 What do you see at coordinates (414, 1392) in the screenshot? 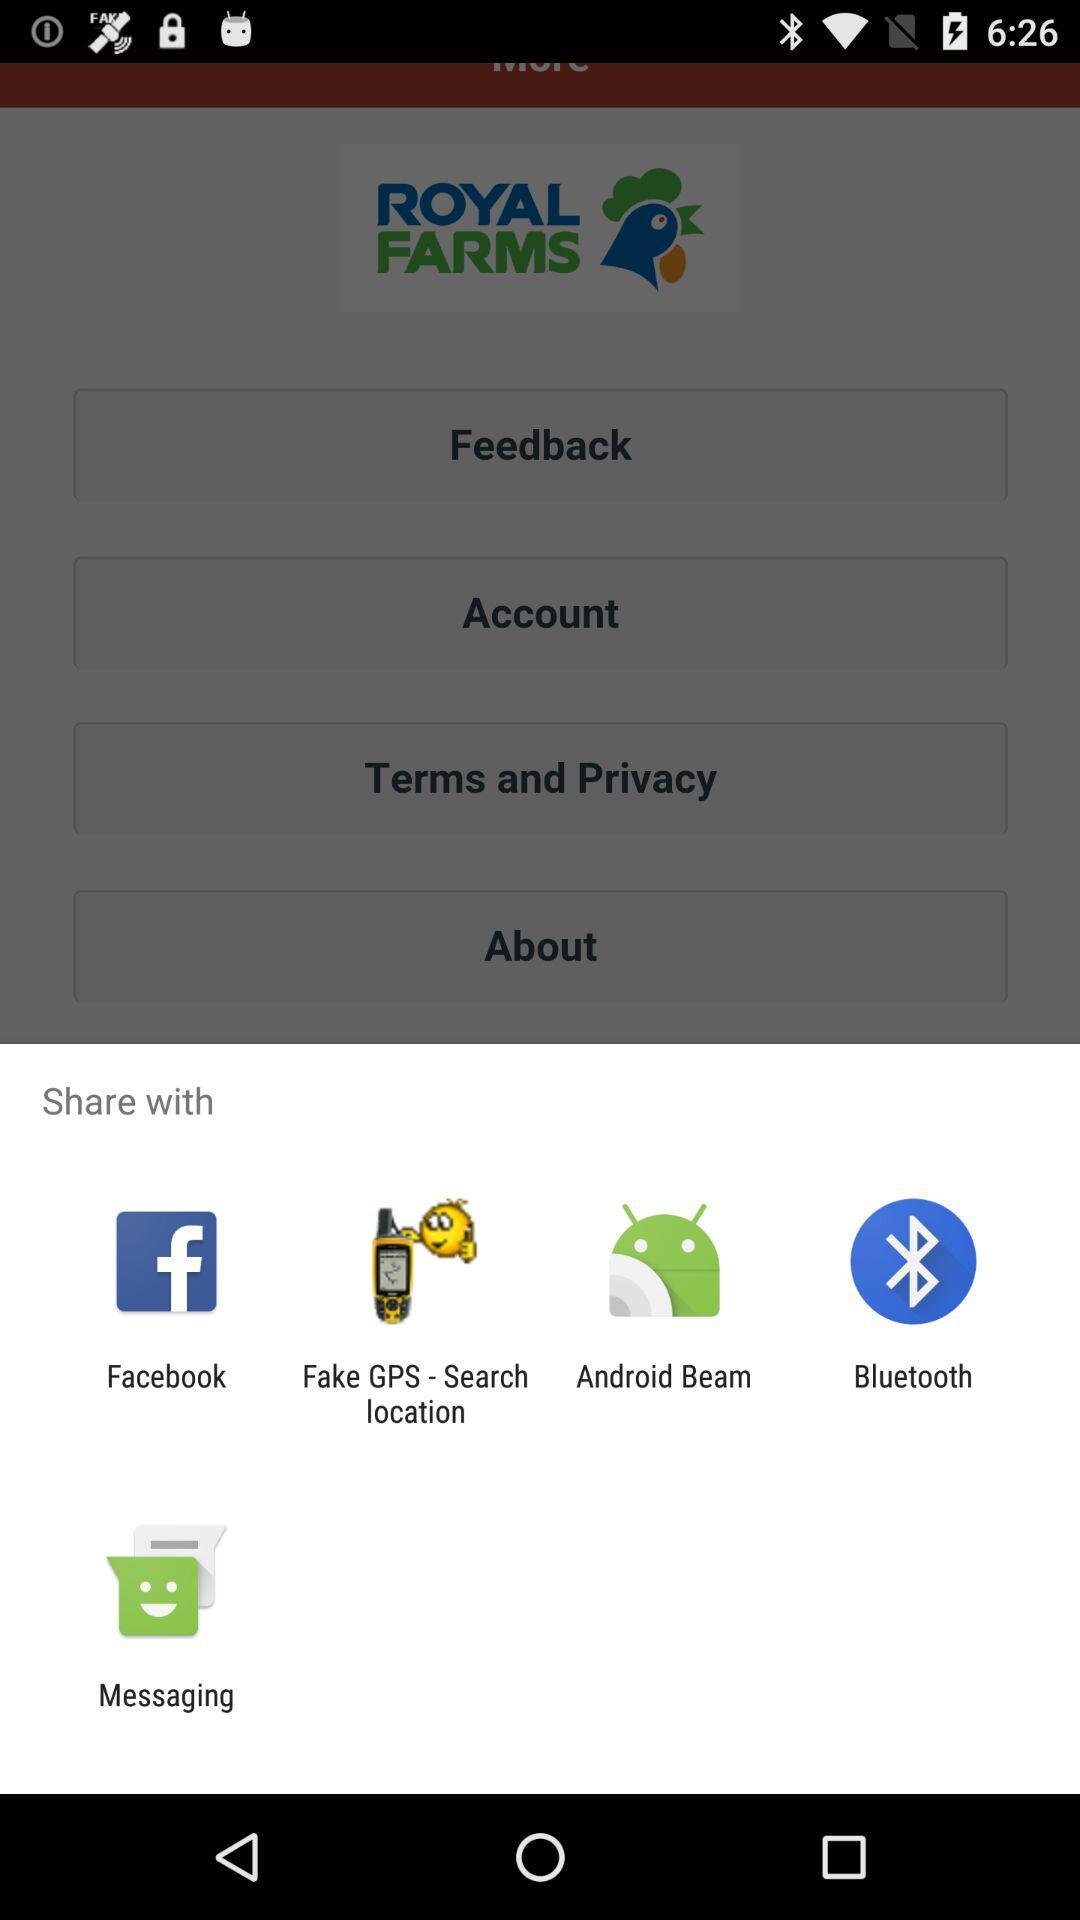
I see `app next to facebook item` at bounding box center [414, 1392].